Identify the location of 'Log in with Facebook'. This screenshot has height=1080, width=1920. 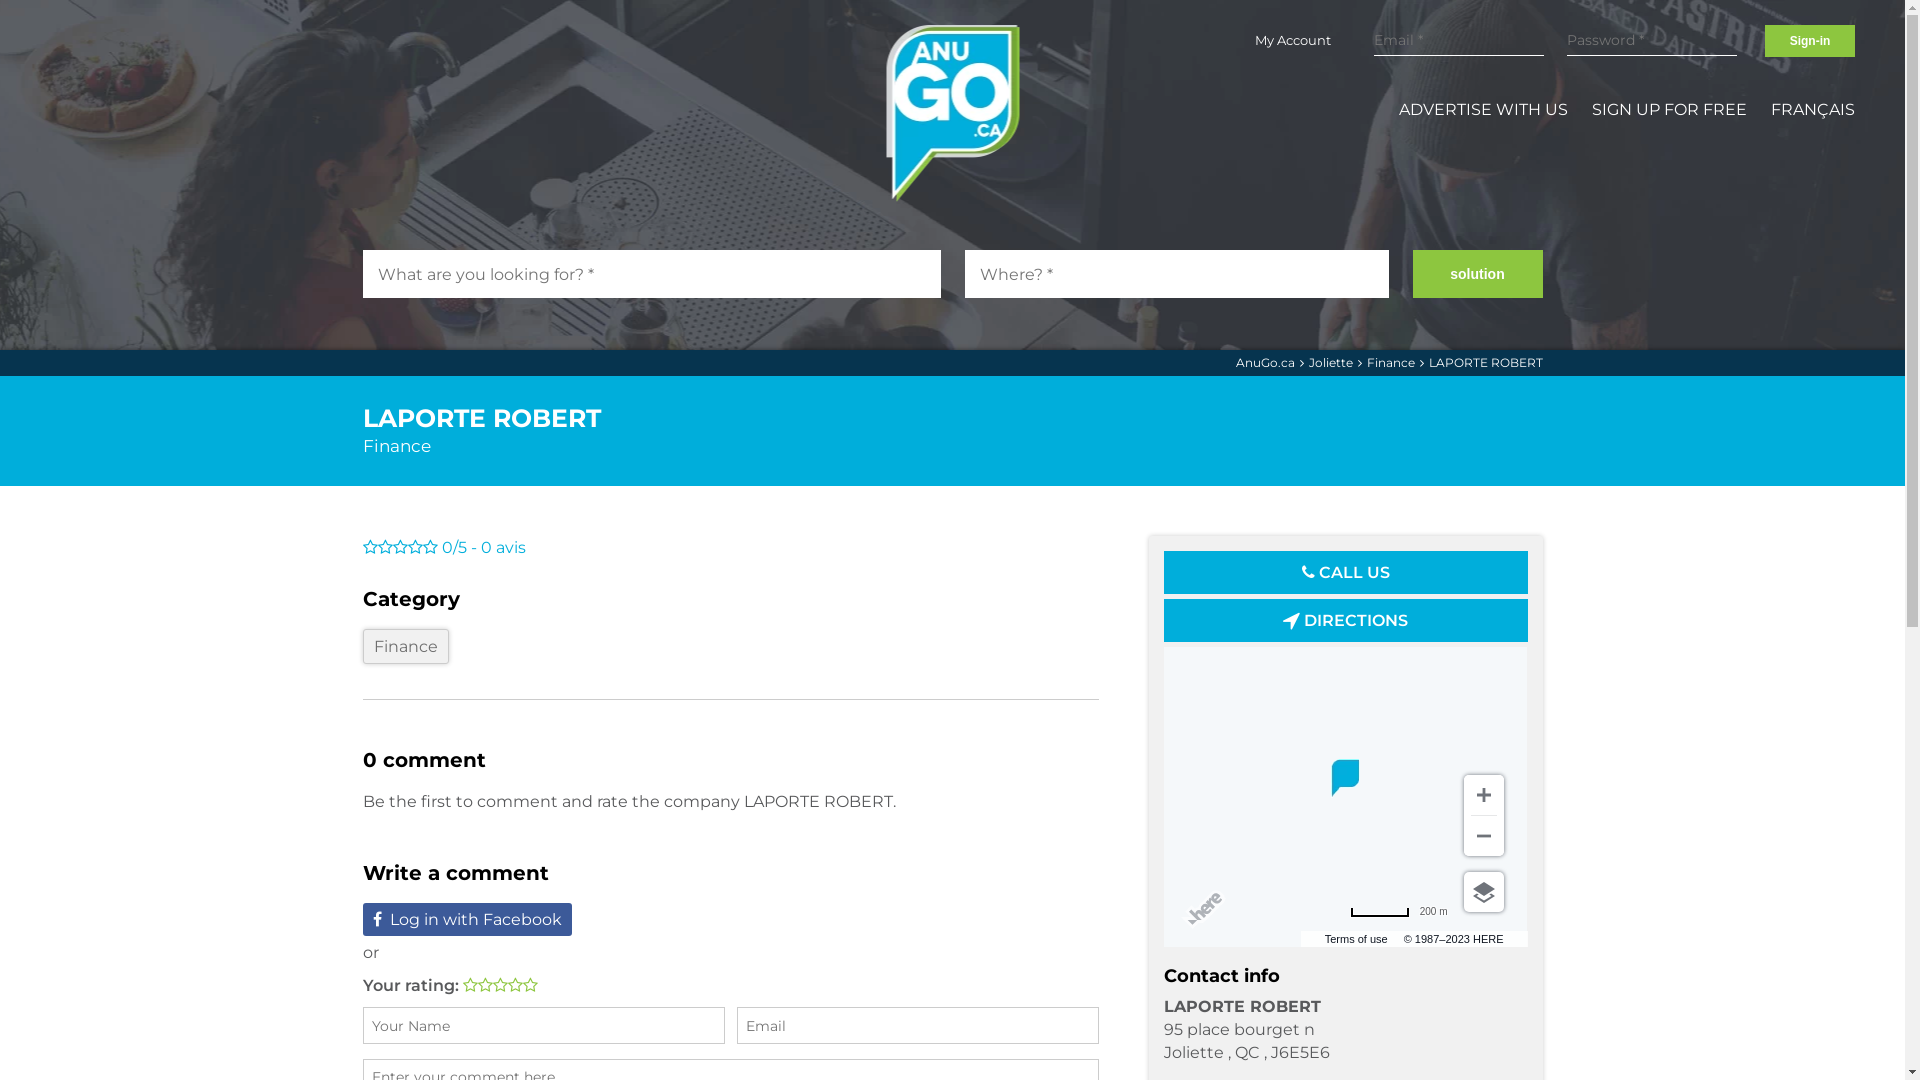
(361, 919).